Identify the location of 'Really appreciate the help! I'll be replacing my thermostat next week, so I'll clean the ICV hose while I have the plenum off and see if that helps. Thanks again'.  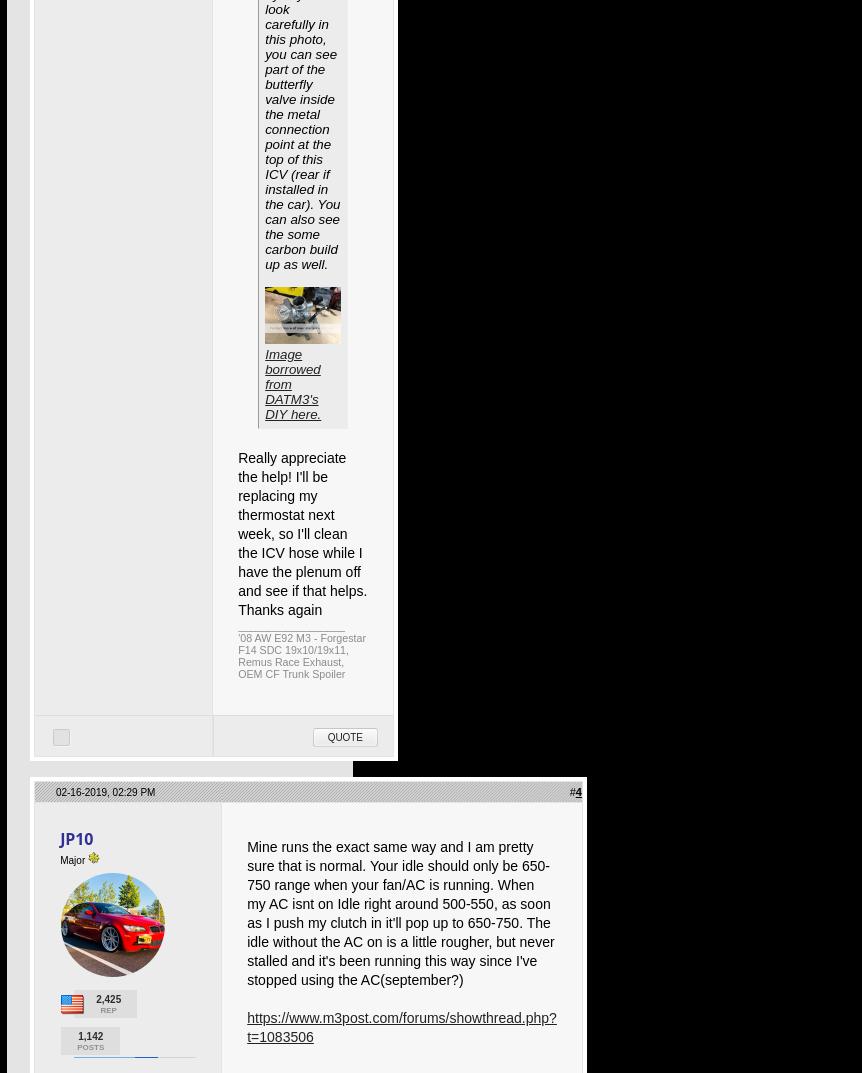
(236, 533).